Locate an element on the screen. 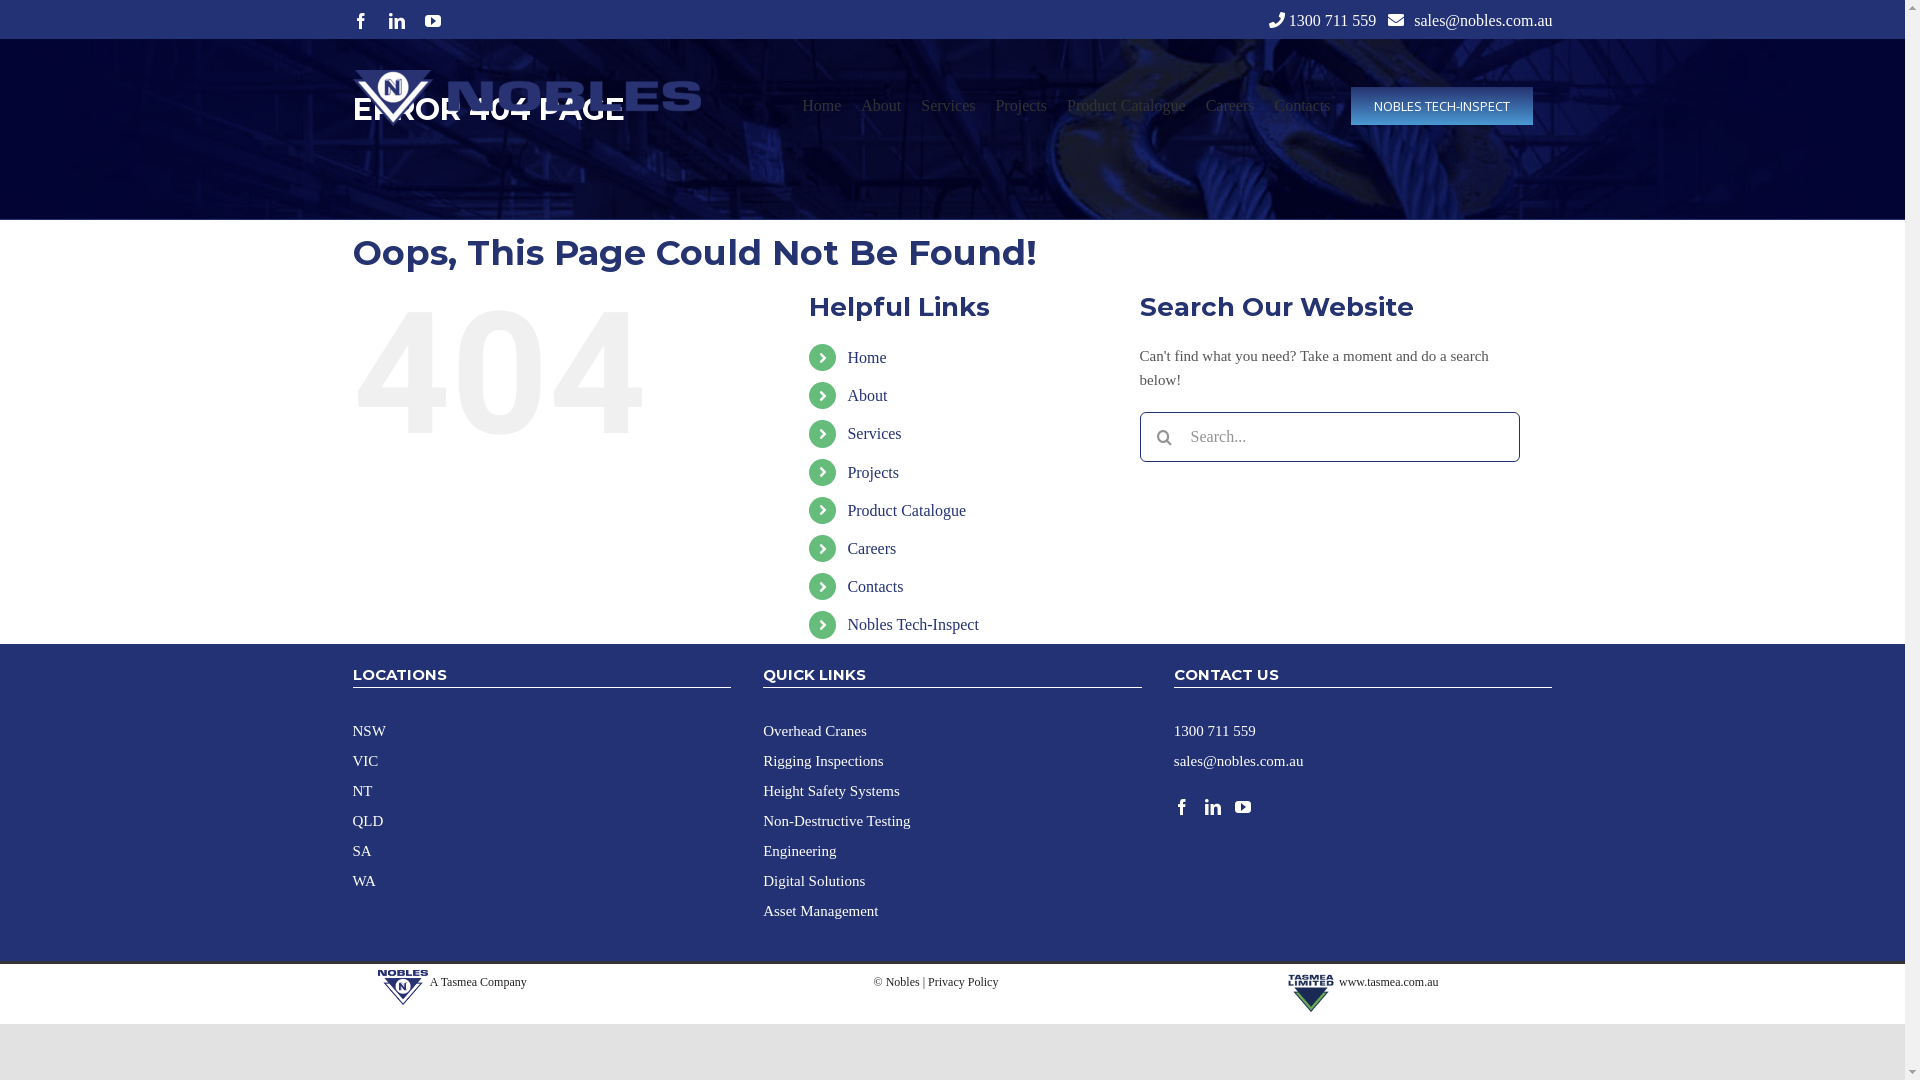 This screenshot has height=1080, width=1920. 'Contacts' is located at coordinates (874, 585).